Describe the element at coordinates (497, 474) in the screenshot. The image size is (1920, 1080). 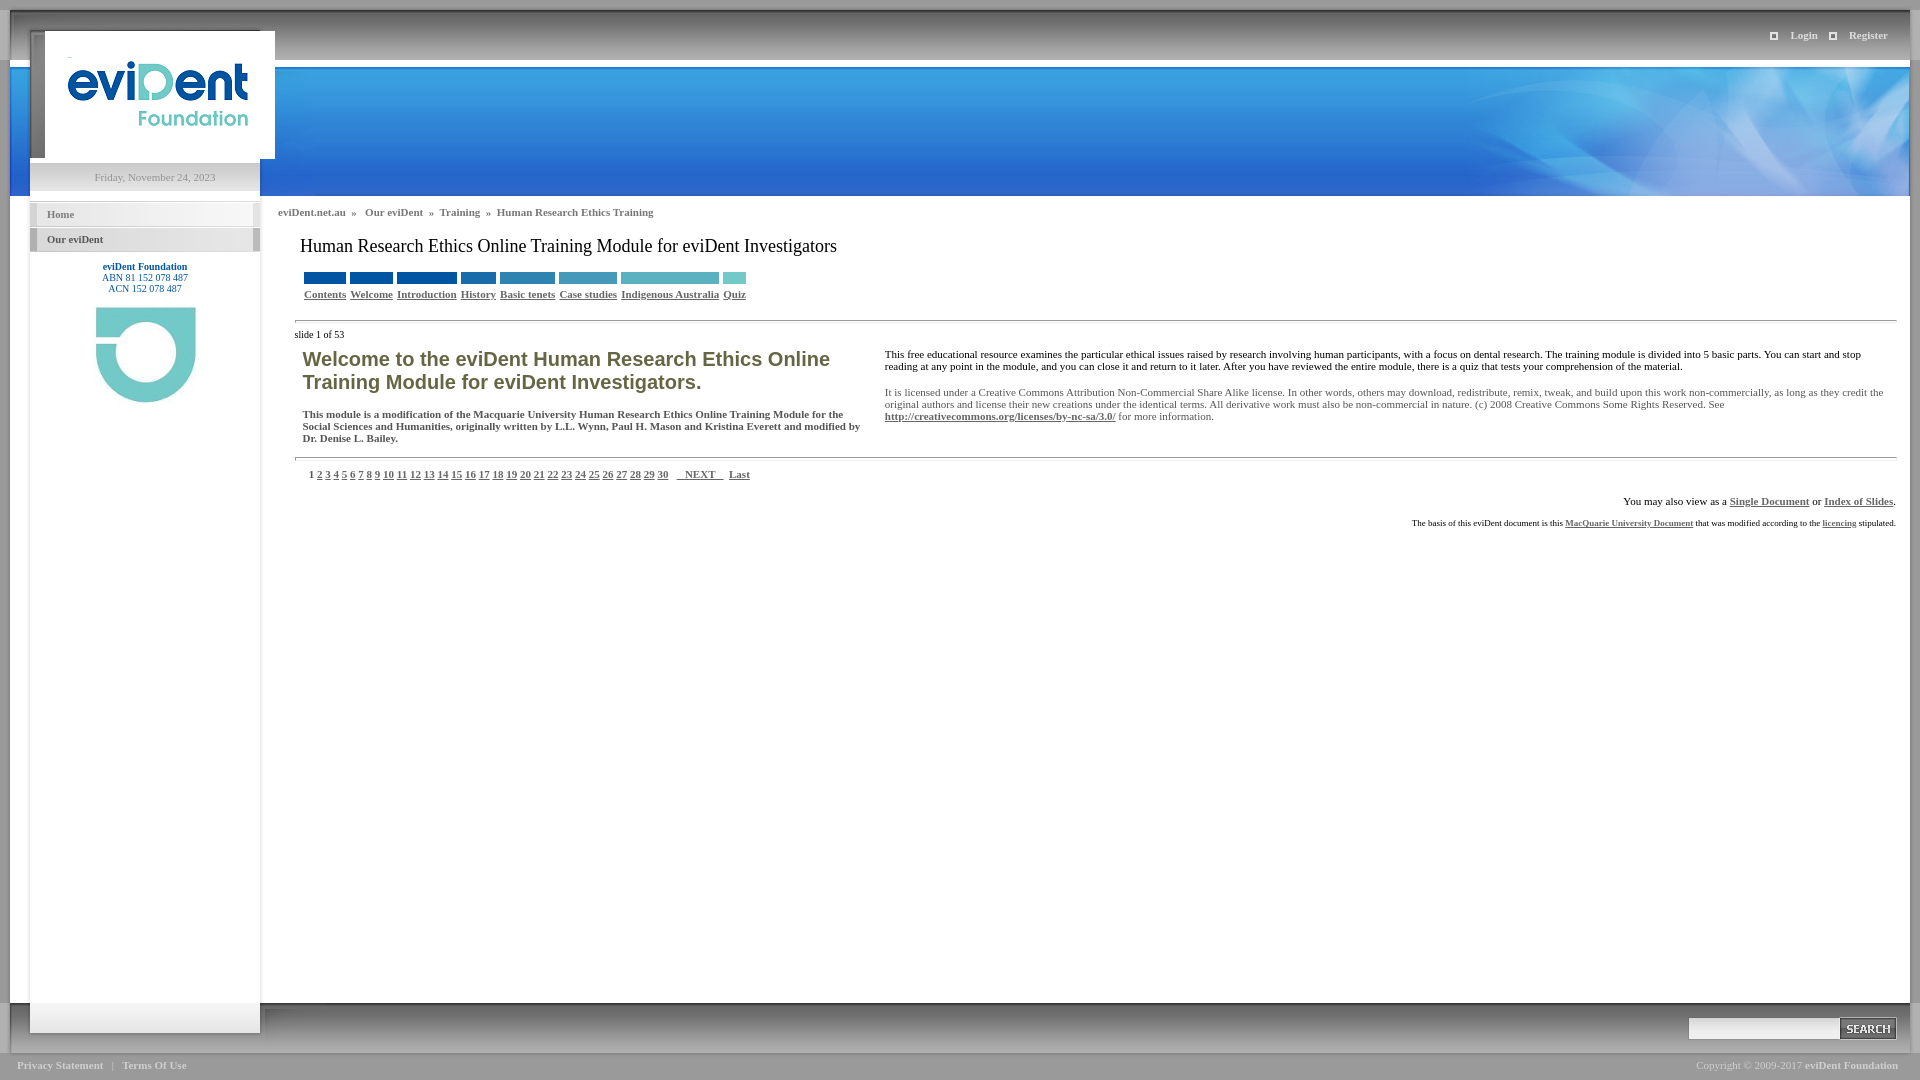
I see `'18'` at that location.